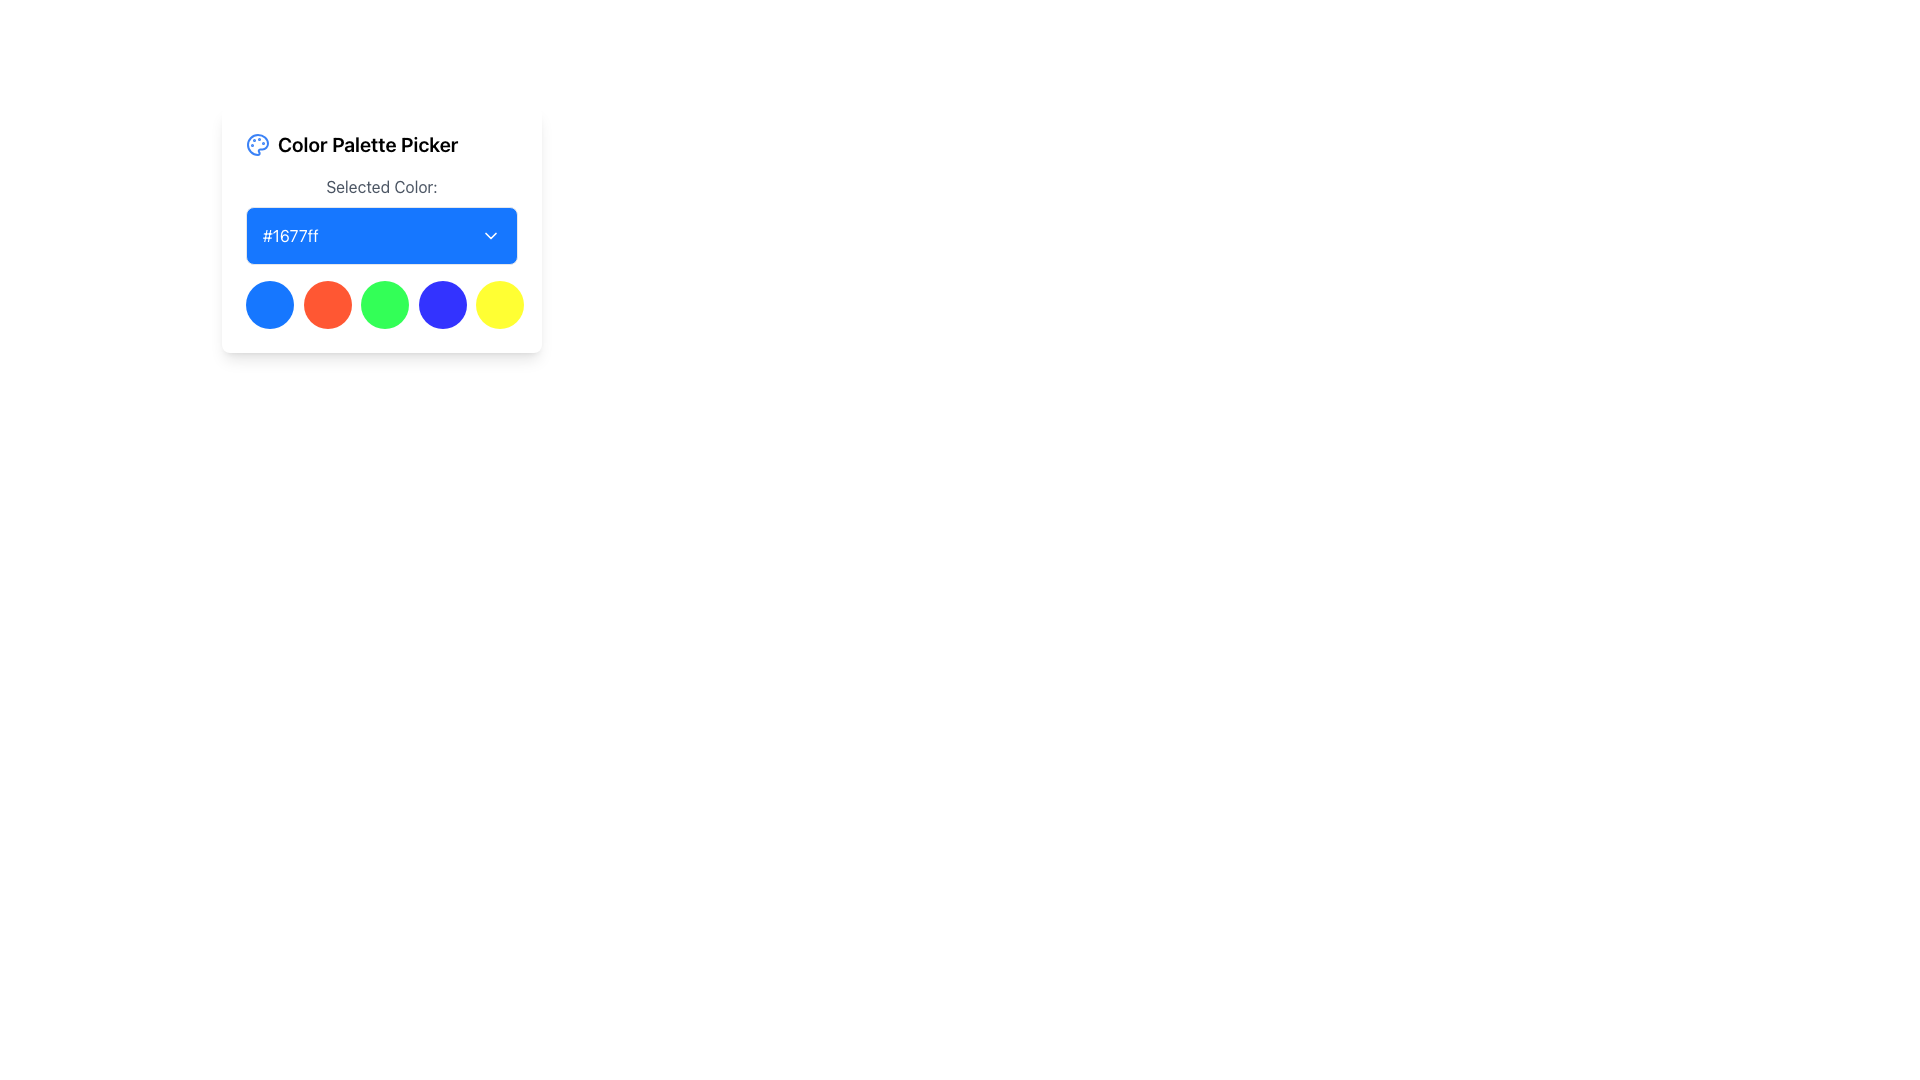 The height and width of the screenshot is (1080, 1920). What do you see at coordinates (327, 304) in the screenshot?
I see `the Color selection button representing the color red, which is the second circular icon in a row of five, located beneath the 'Selected Color:' dropdown` at bounding box center [327, 304].